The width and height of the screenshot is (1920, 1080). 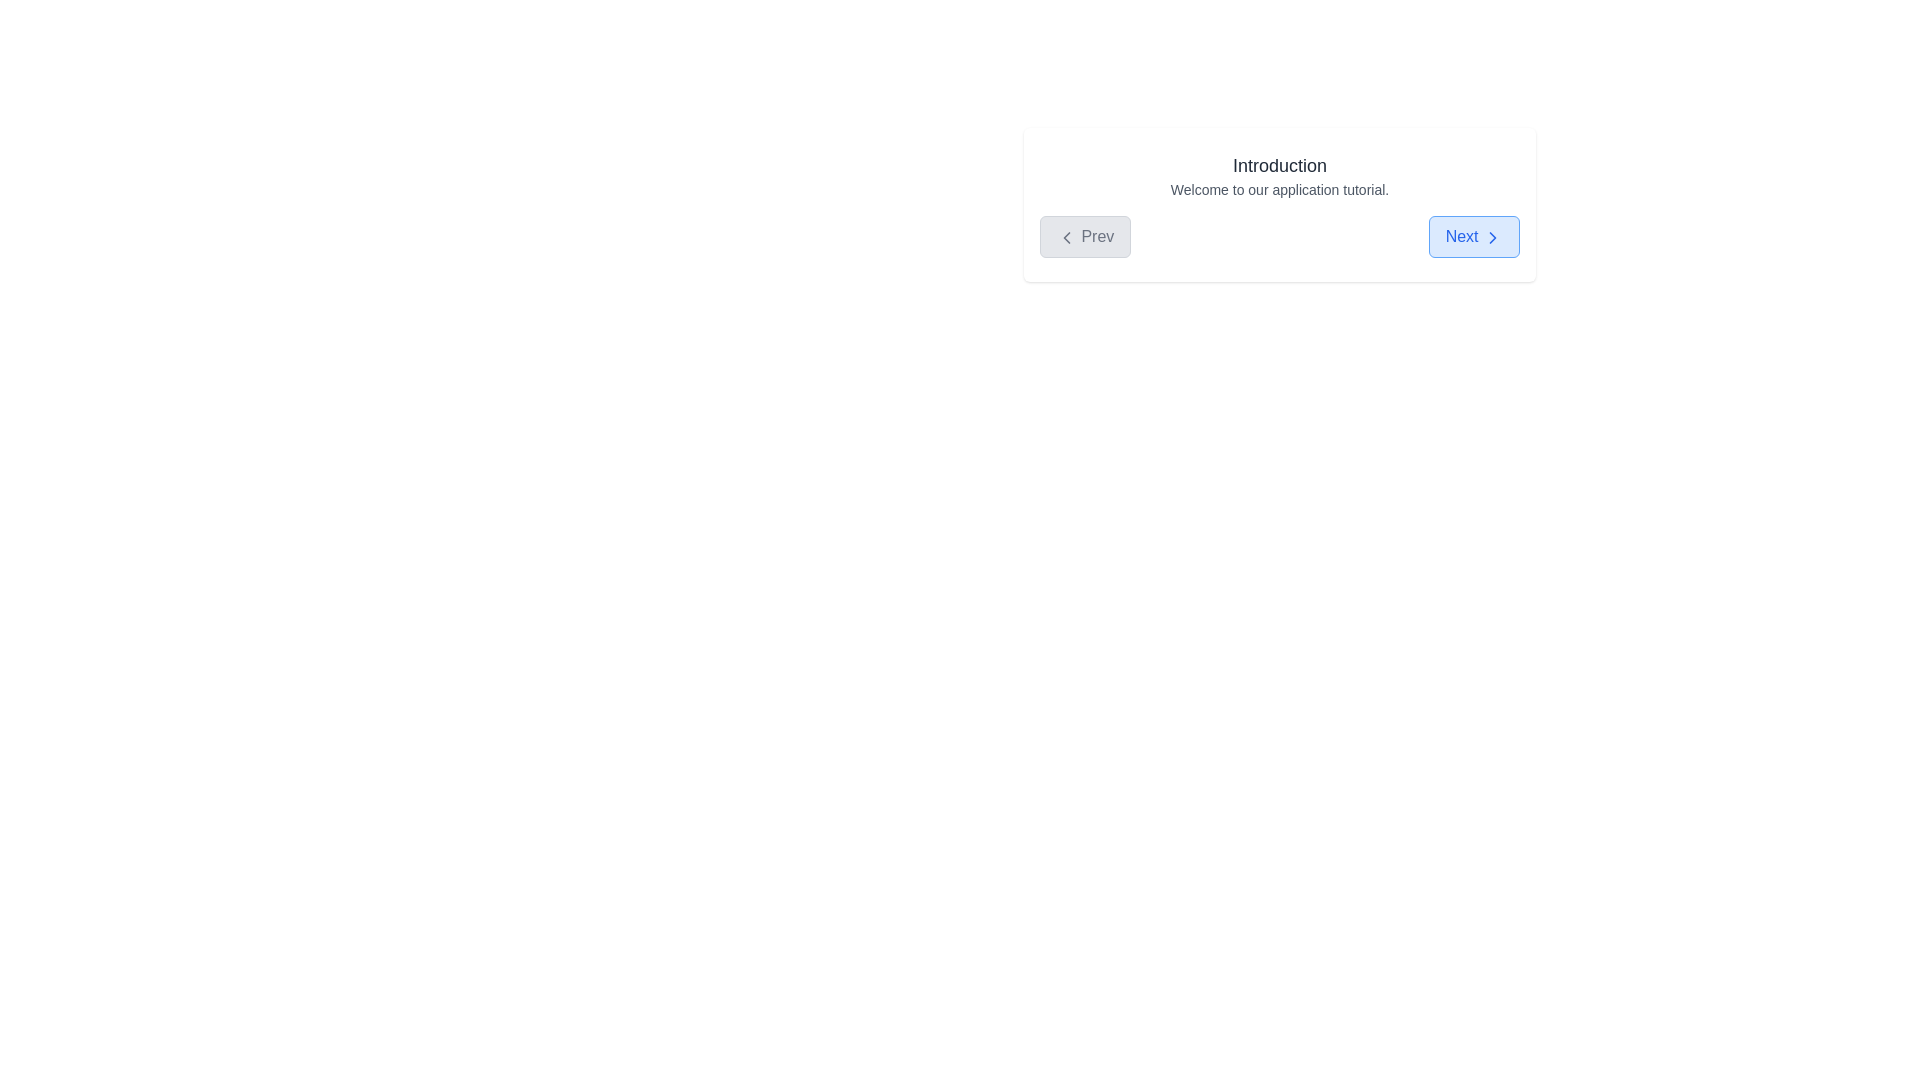 What do you see at coordinates (1492, 235) in the screenshot?
I see `the navigation icon located in the bottom-right section of the interface` at bounding box center [1492, 235].